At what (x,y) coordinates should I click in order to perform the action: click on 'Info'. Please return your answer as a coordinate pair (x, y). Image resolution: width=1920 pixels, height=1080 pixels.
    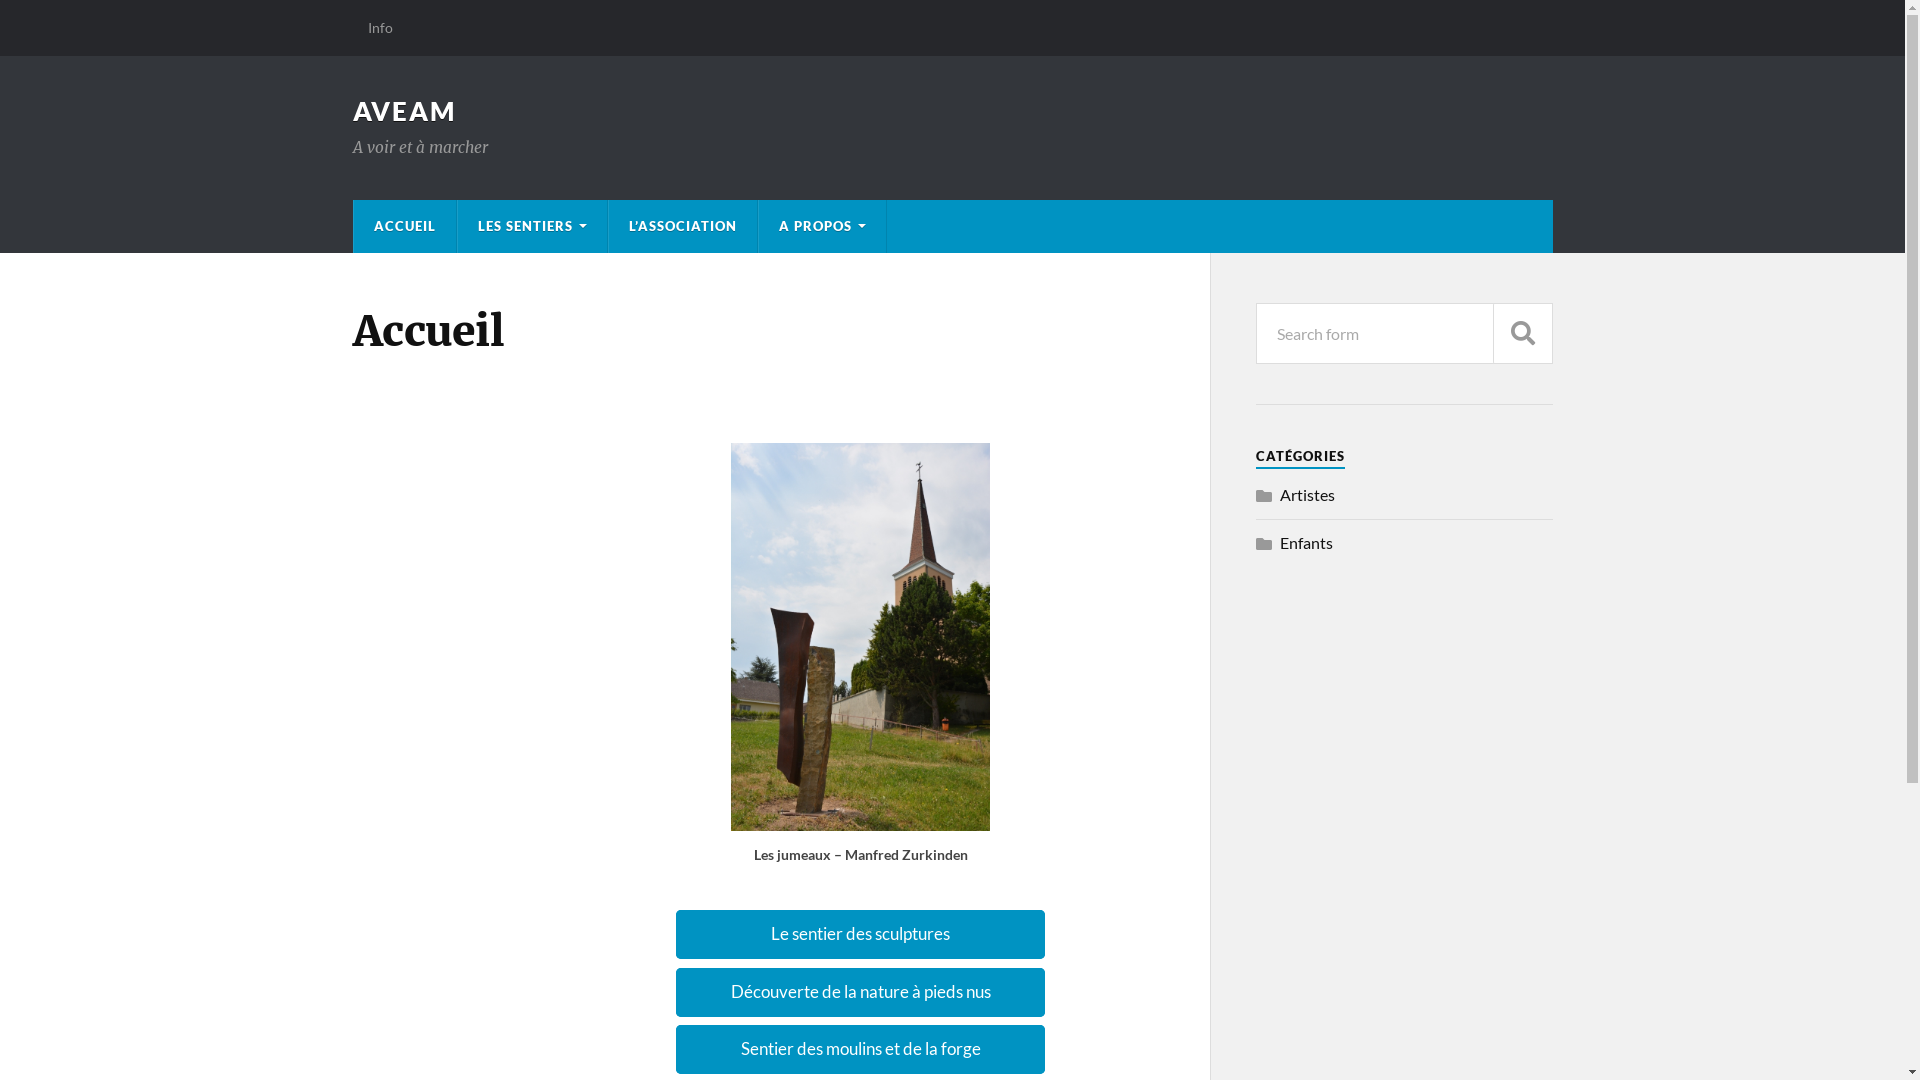
    Looking at the image, I should click on (379, 27).